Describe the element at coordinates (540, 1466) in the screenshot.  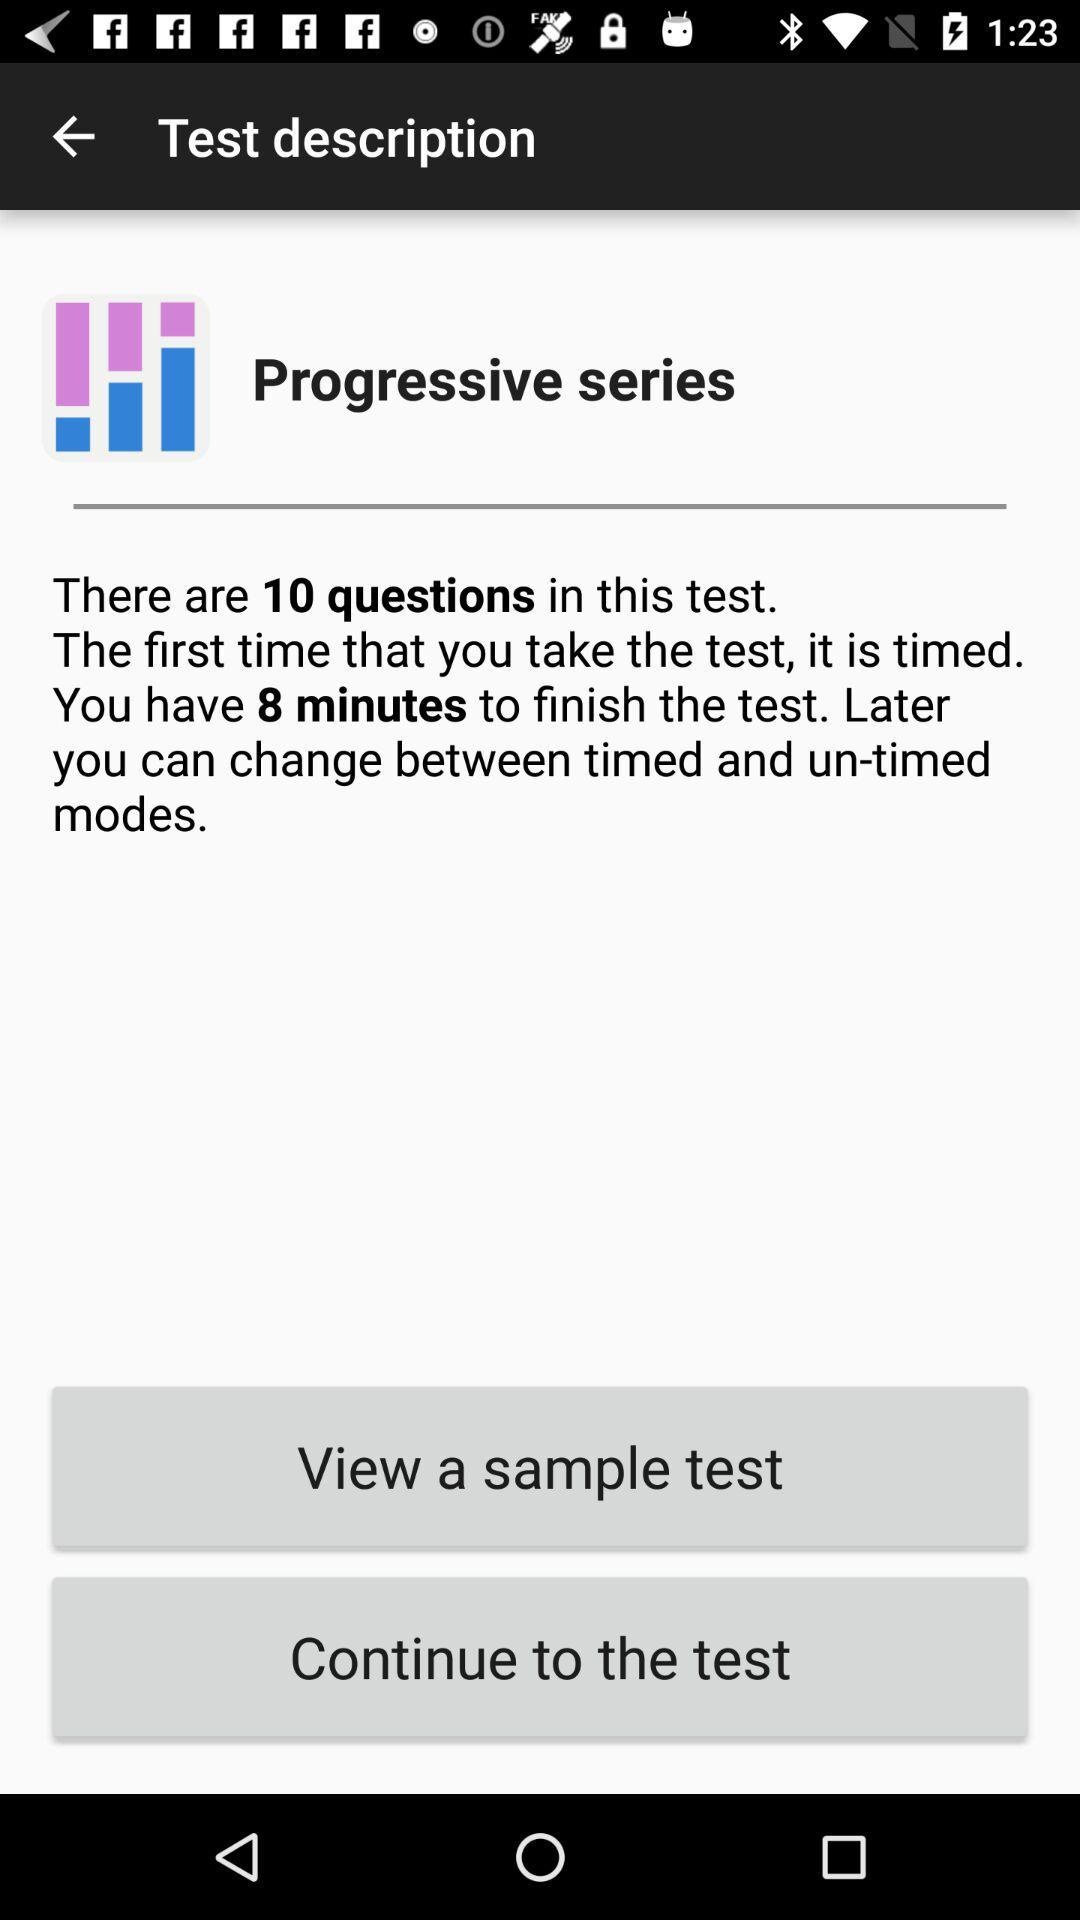
I see `the view a sample icon` at that location.